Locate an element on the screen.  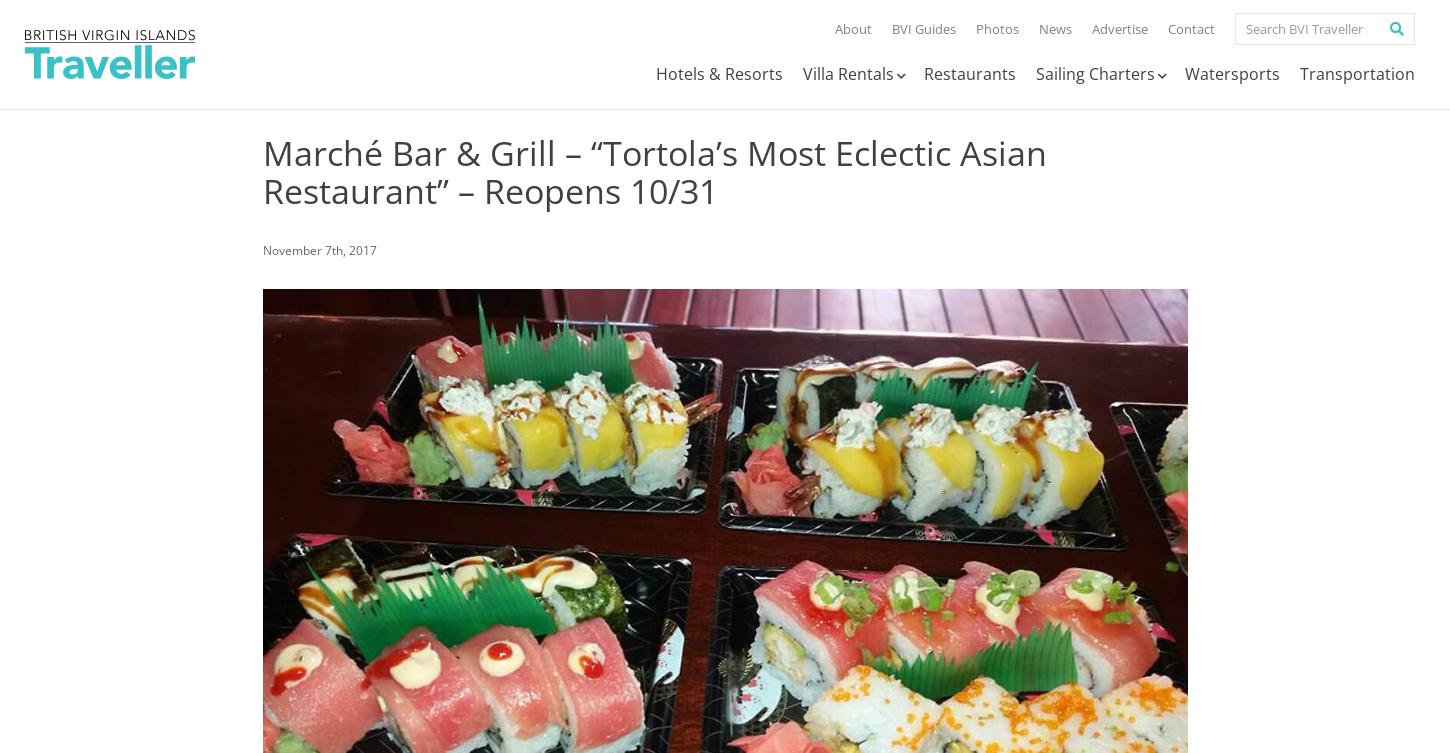
'Villa Rentals' is located at coordinates (847, 74).